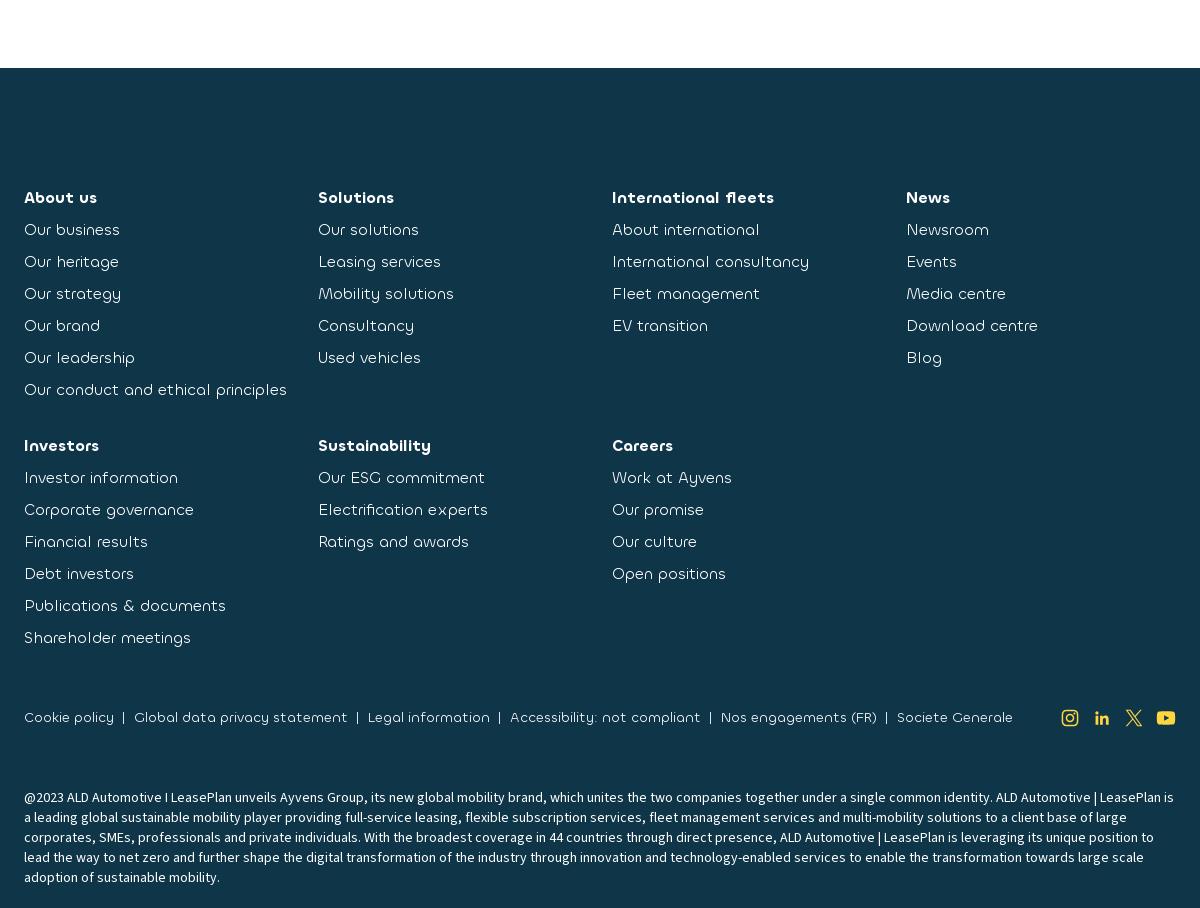 The image size is (1200, 908). What do you see at coordinates (24, 293) in the screenshot?
I see `'Our strategy'` at bounding box center [24, 293].